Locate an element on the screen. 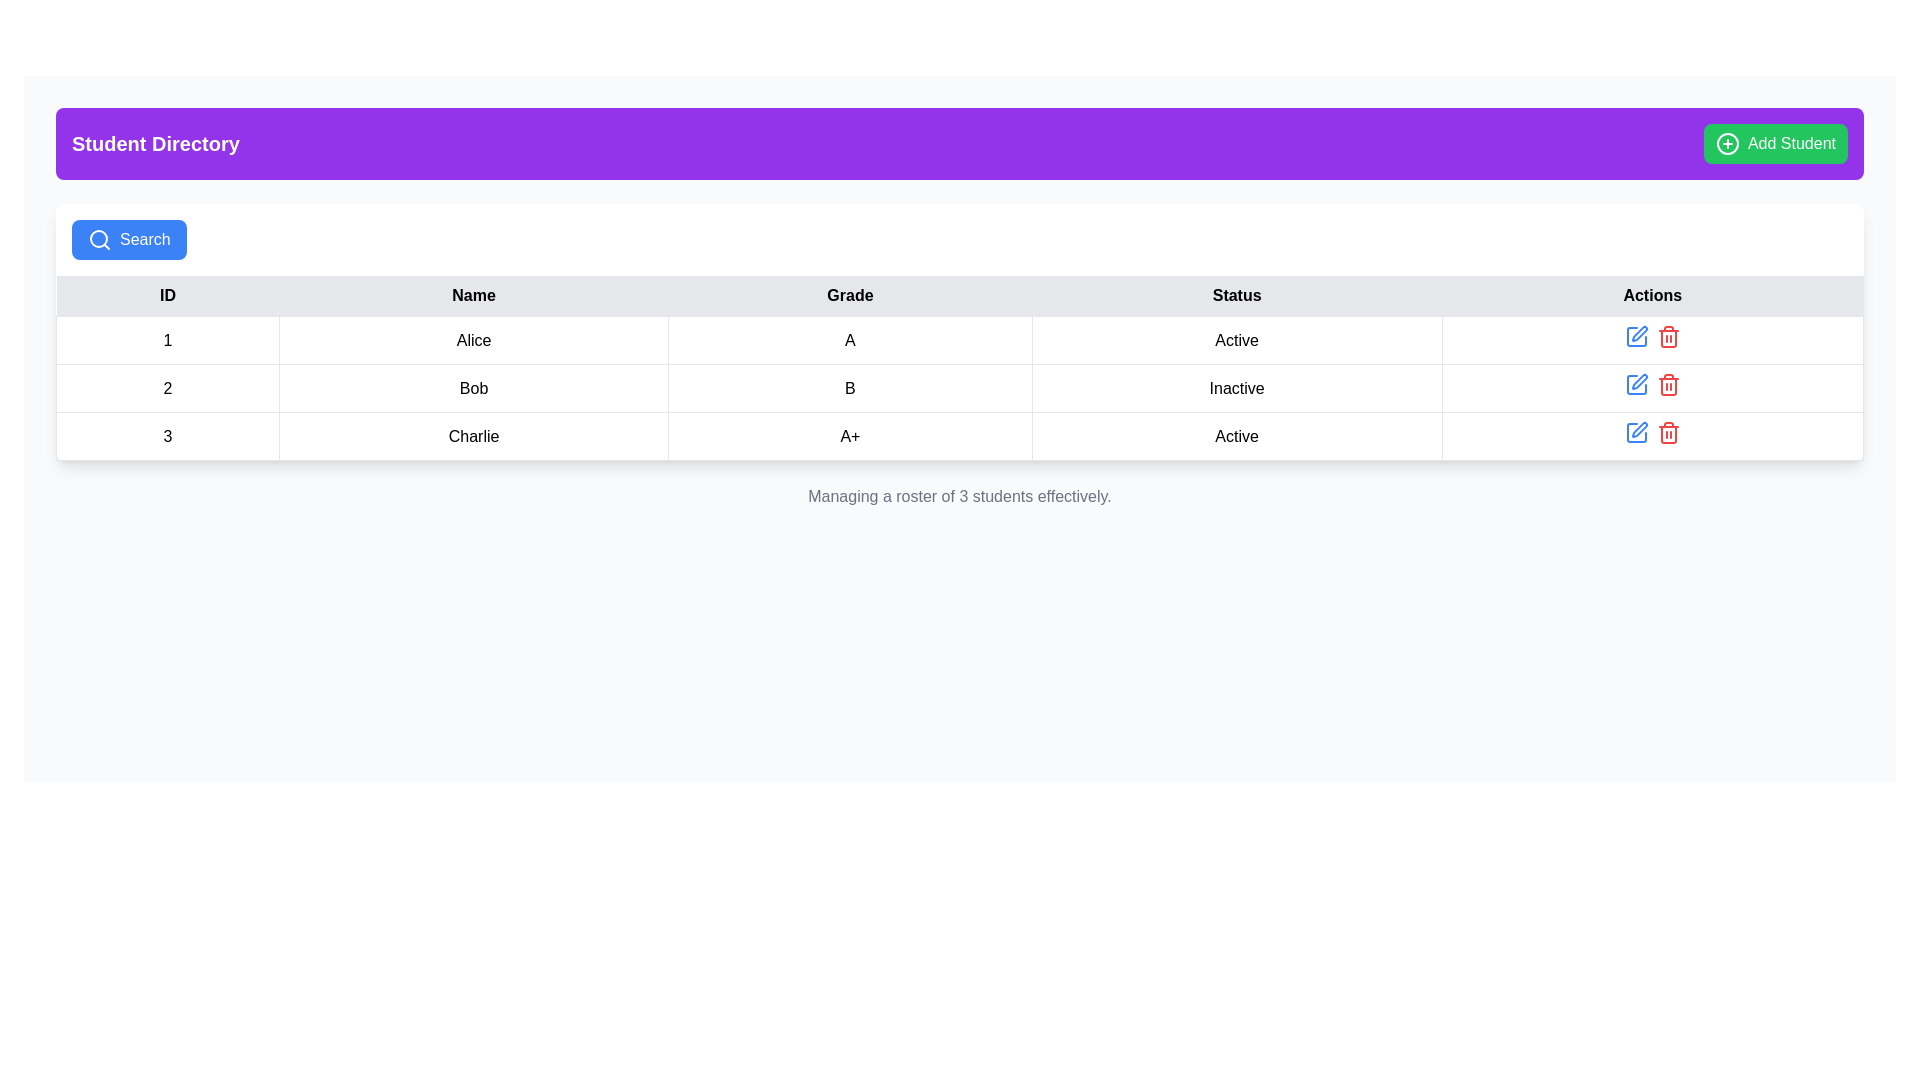  the 'Search' button, which has a blue background, white text, and a magnifying glass icon, located below the 'Student Directory' header is located at coordinates (128, 238).